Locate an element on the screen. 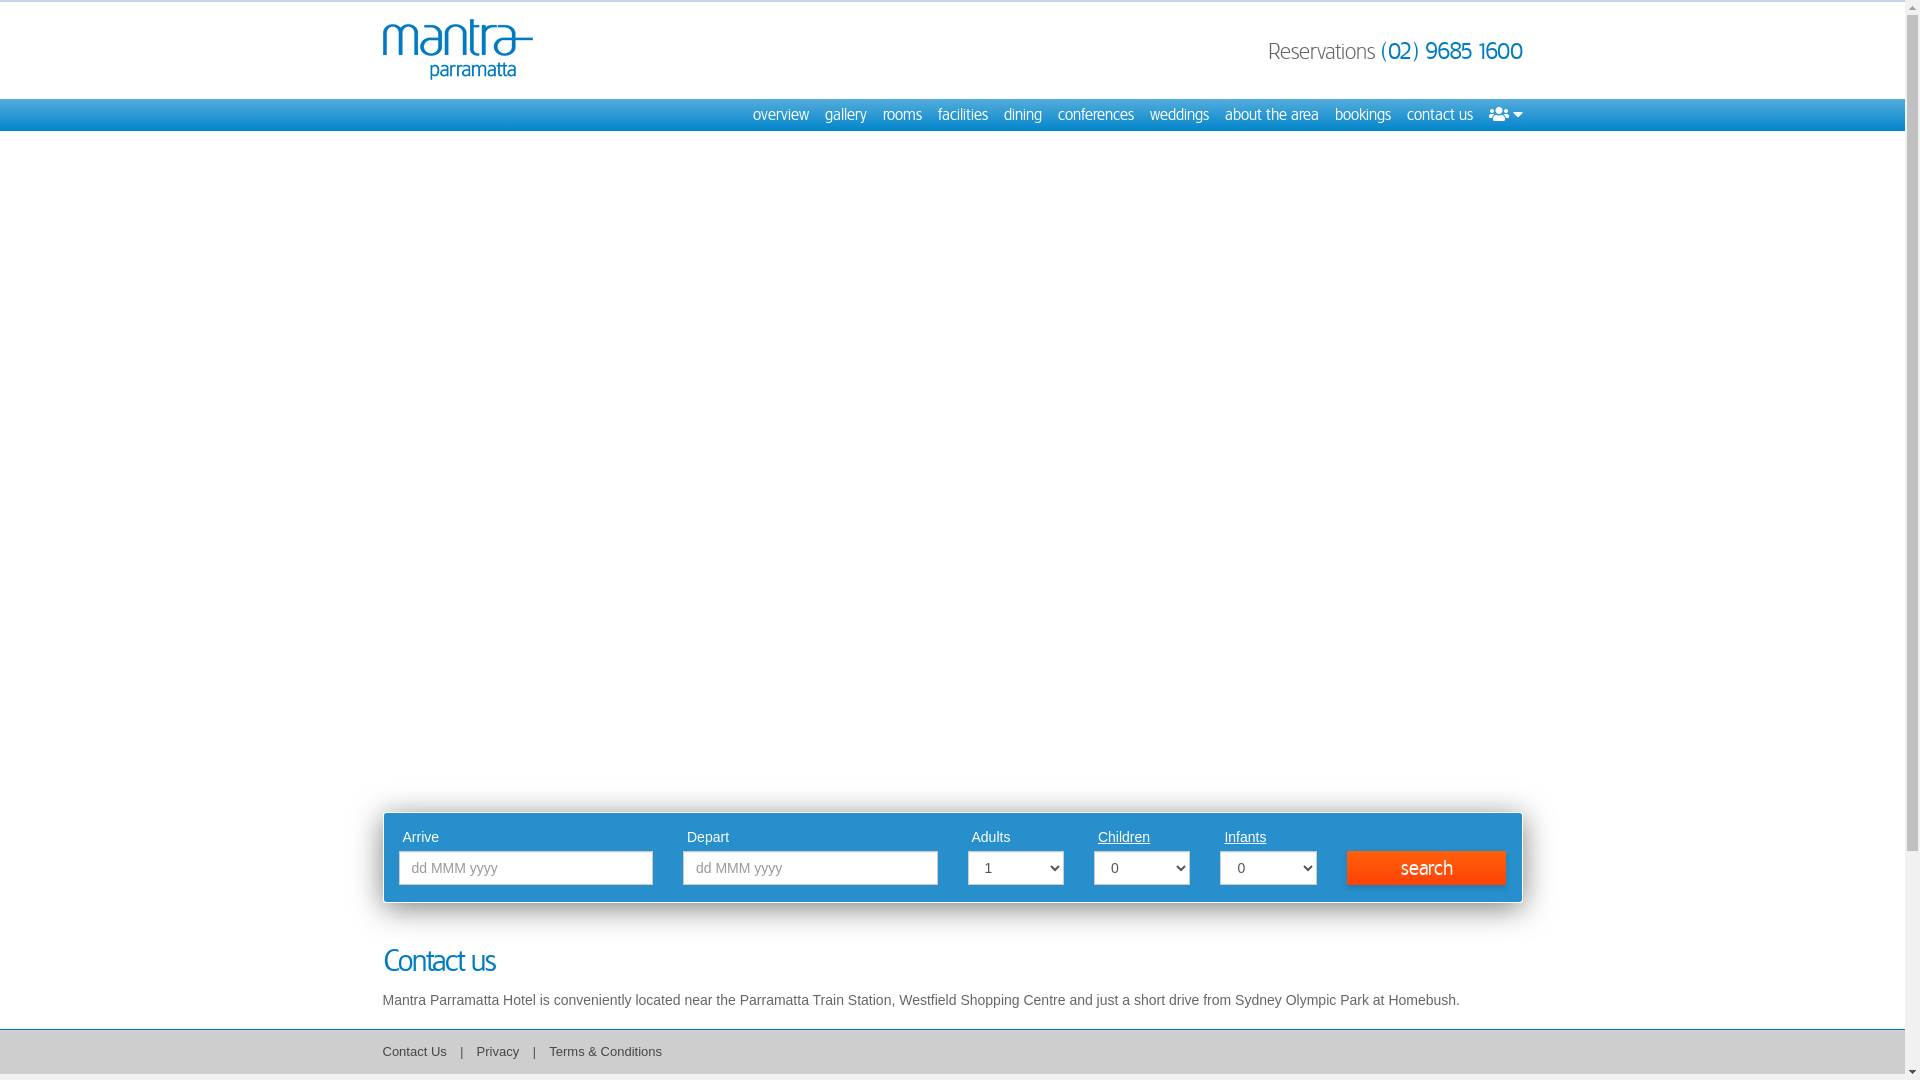 The height and width of the screenshot is (1080, 1920). 'gallery' is located at coordinates (844, 115).